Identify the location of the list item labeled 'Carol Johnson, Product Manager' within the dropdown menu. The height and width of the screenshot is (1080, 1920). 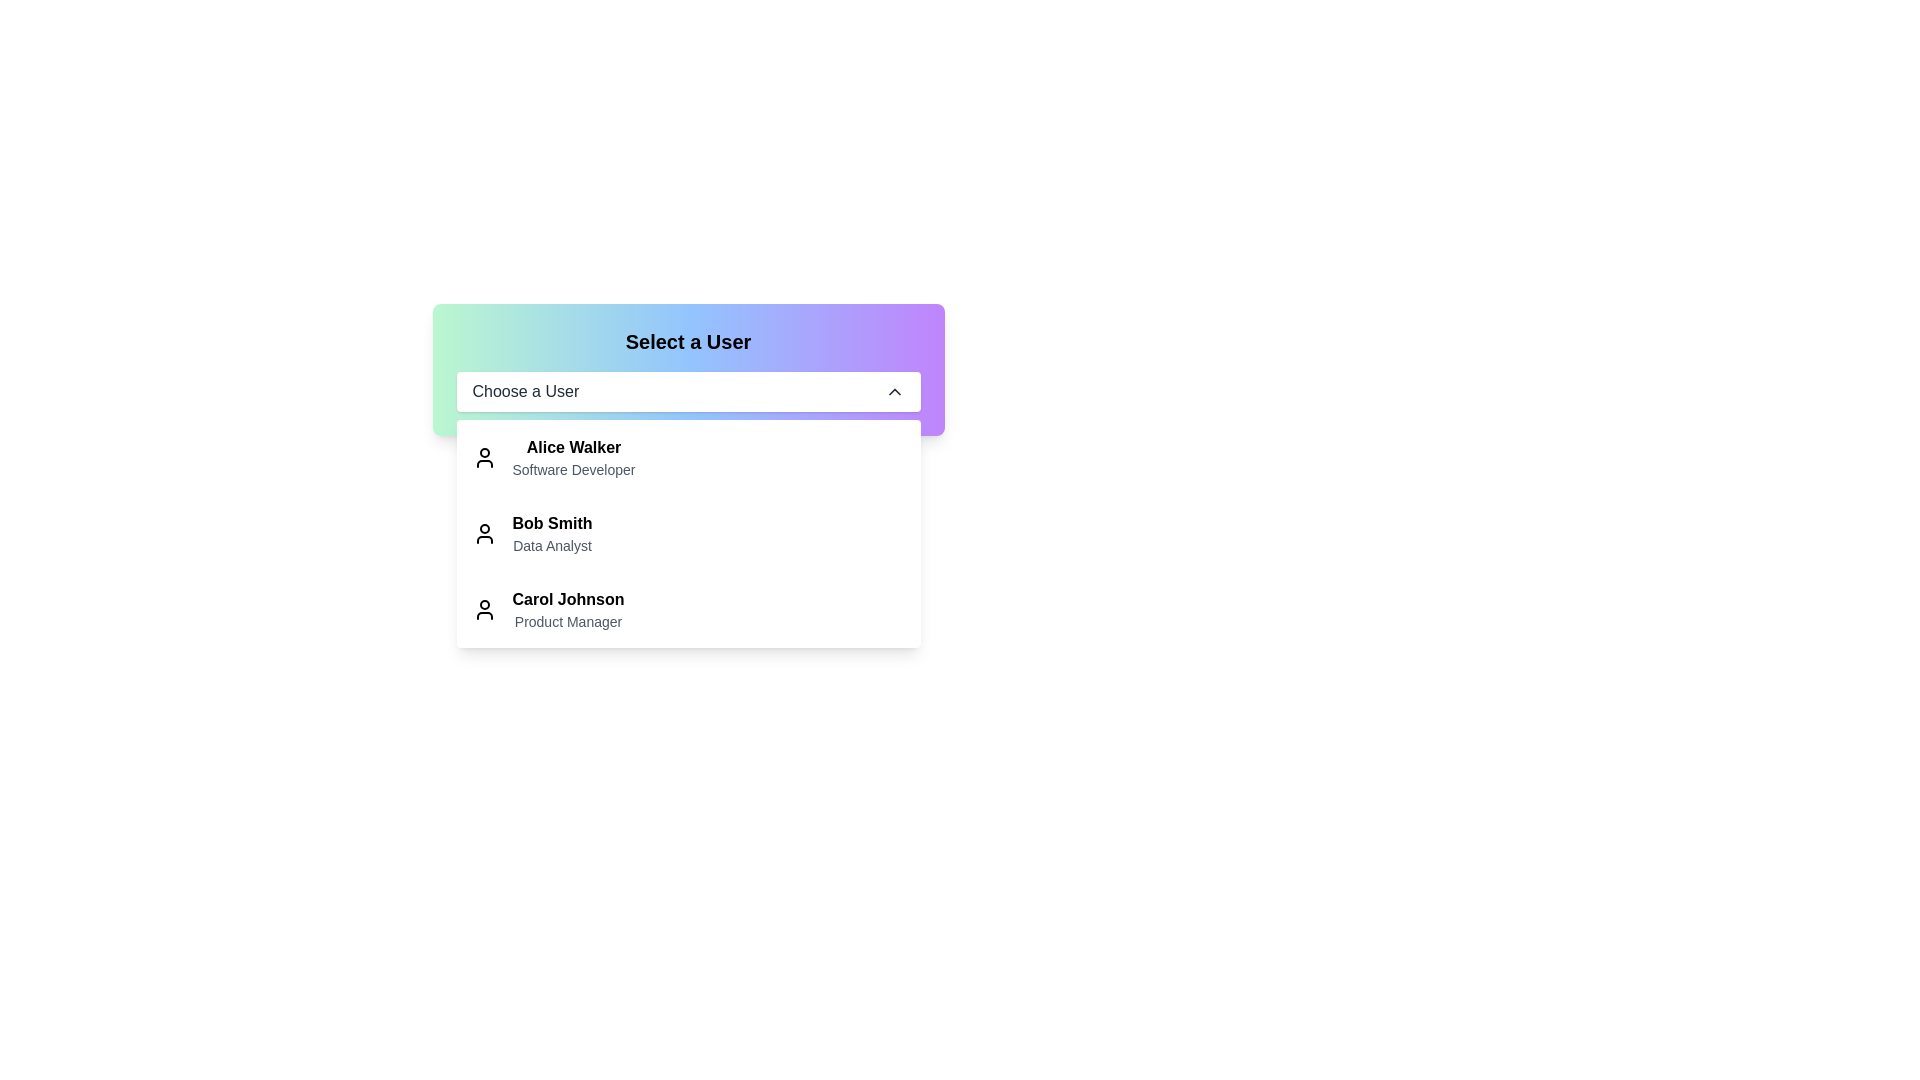
(688, 608).